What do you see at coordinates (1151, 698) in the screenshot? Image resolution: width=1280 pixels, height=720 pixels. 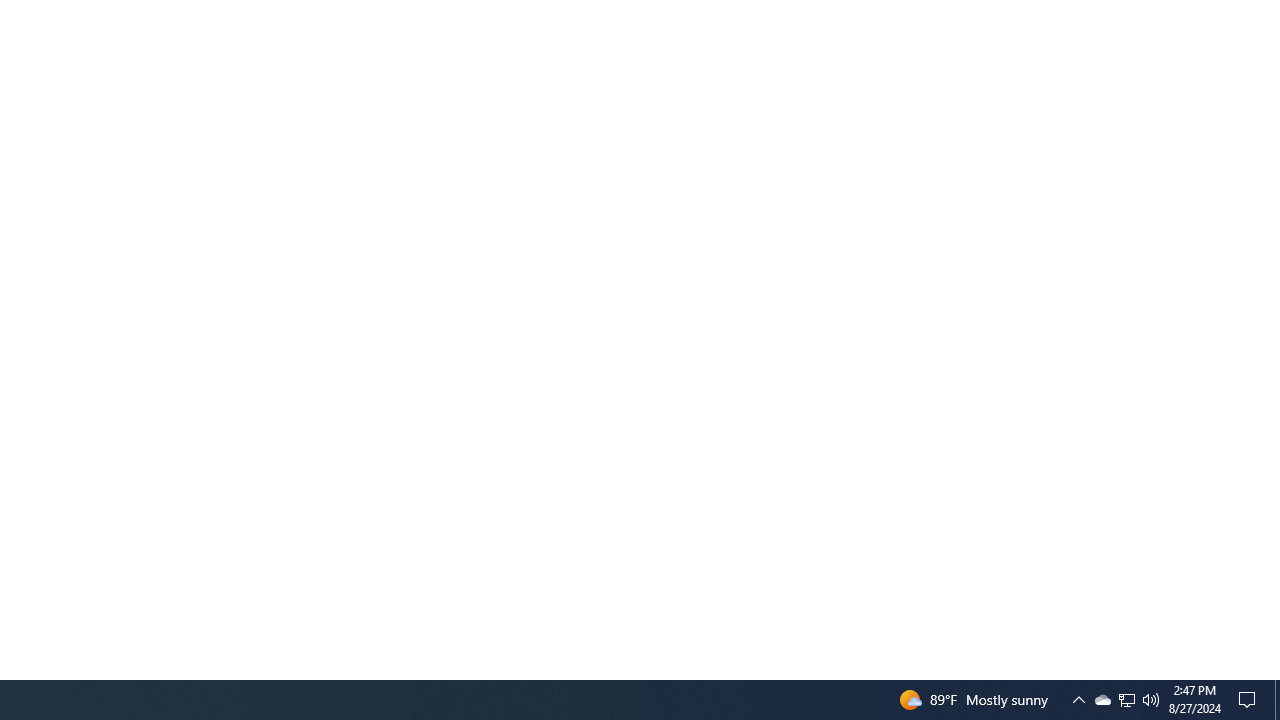 I see `'Q2790: 100%'` at bounding box center [1151, 698].